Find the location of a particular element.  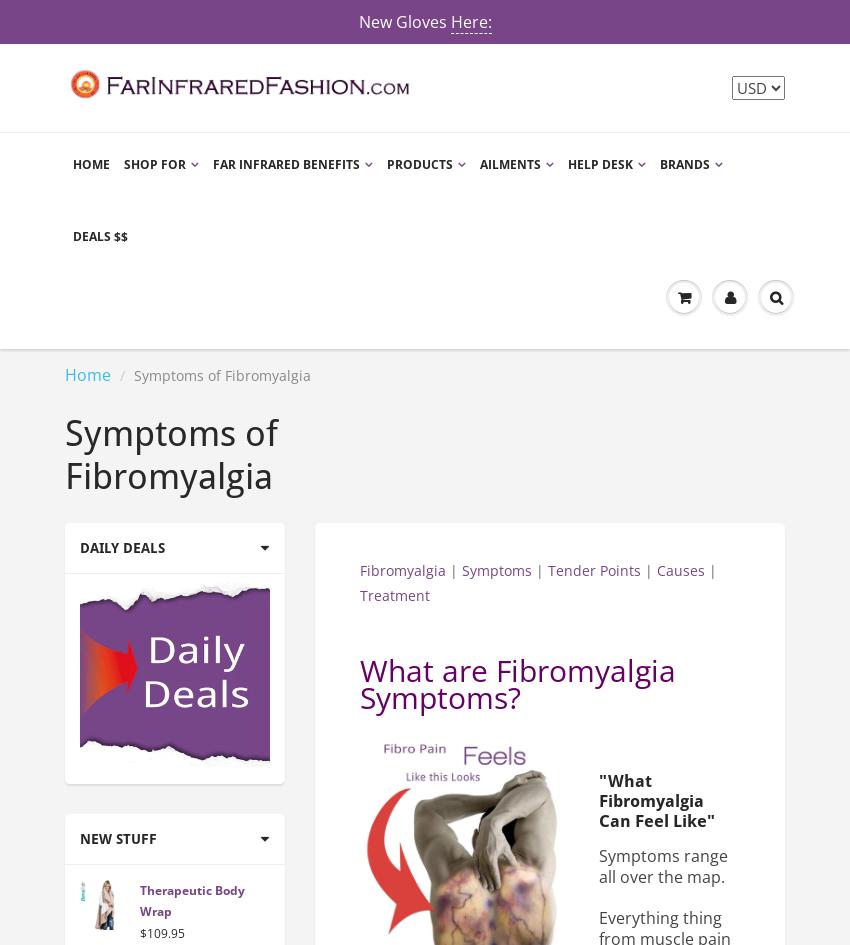

'Daily Deals' is located at coordinates (121, 546).